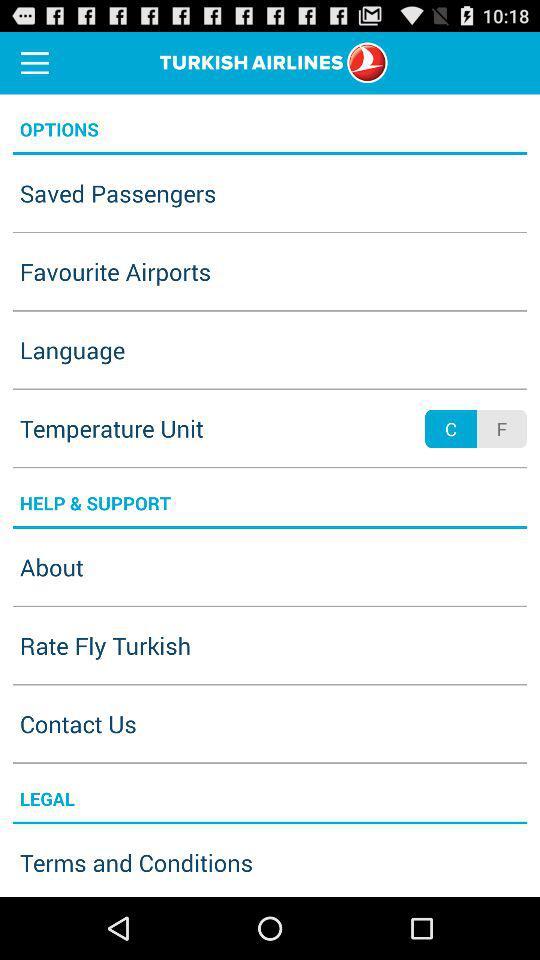 The width and height of the screenshot is (540, 960). I want to click on f icon, so click(500, 429).